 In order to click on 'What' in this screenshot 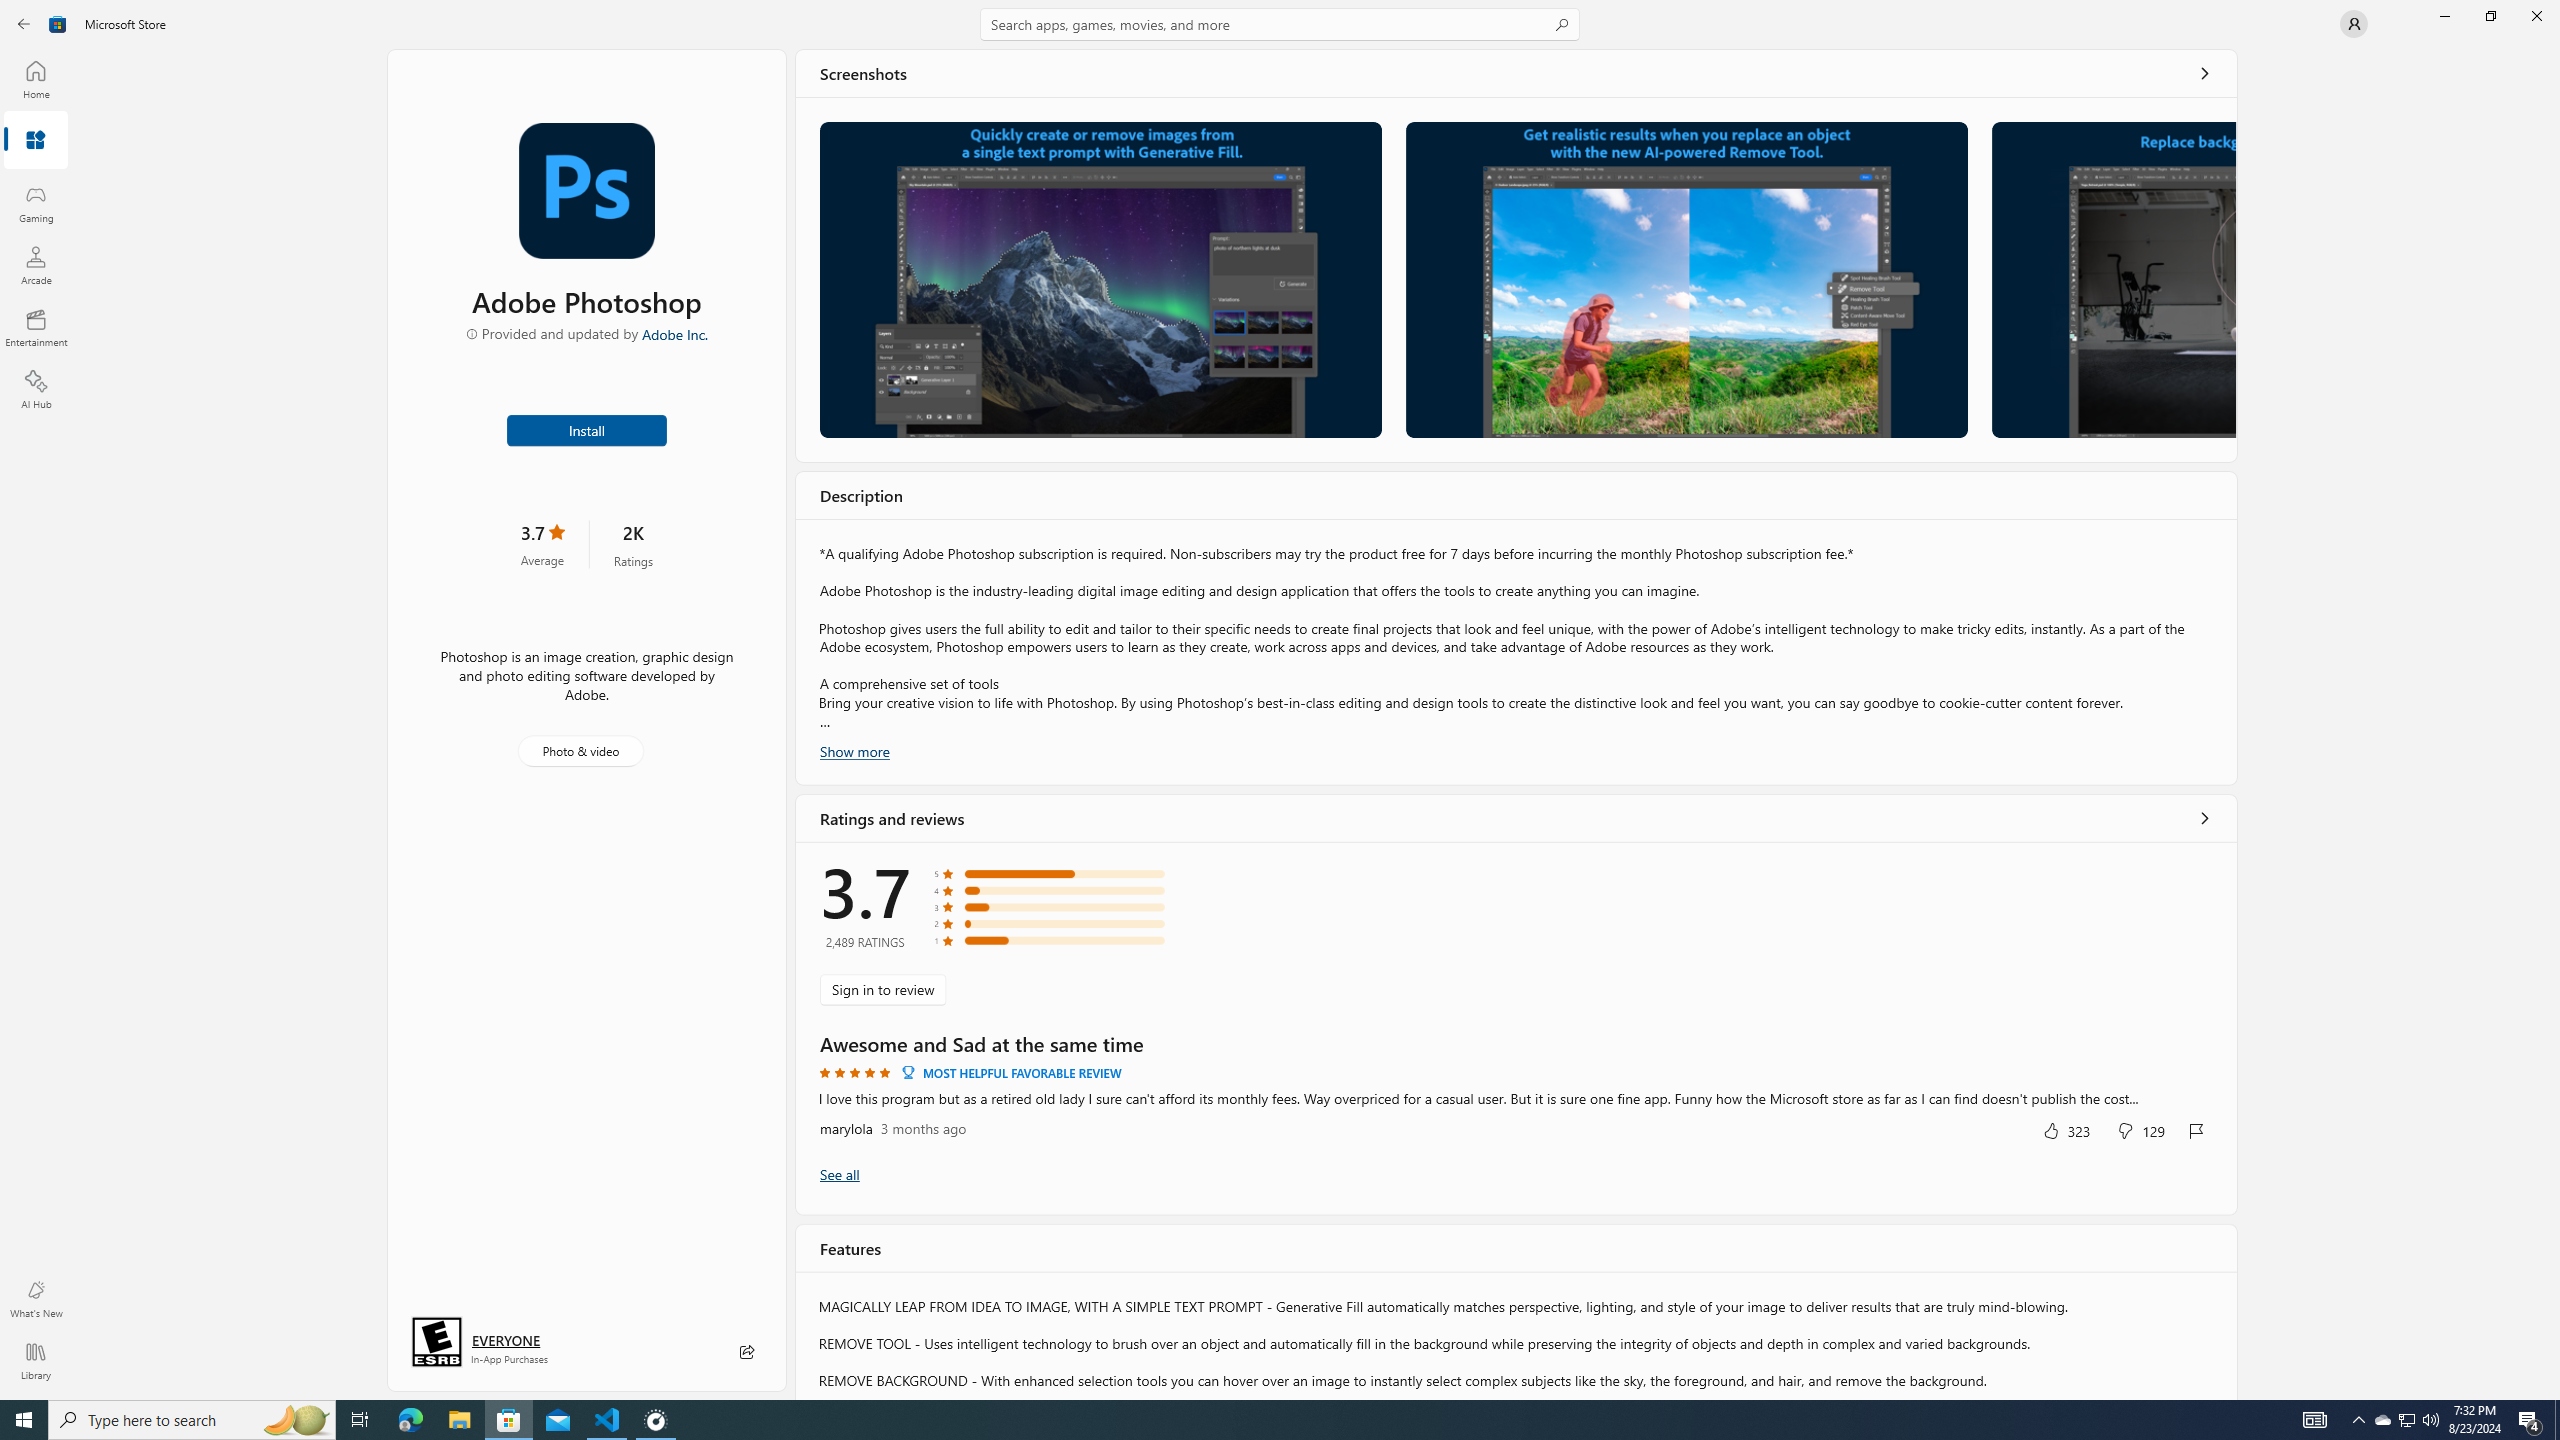, I will do `click(34, 1298)`.